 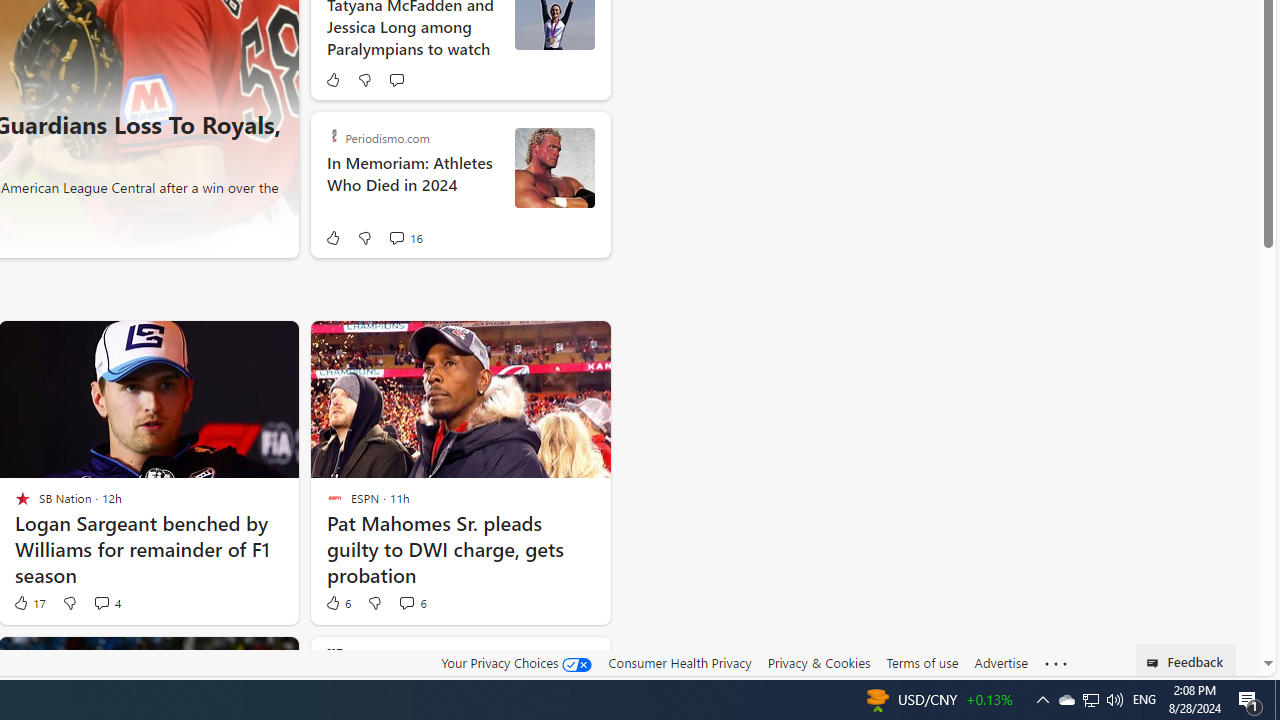 What do you see at coordinates (396, 236) in the screenshot?
I see `'View comments 16 Comment'` at bounding box center [396, 236].